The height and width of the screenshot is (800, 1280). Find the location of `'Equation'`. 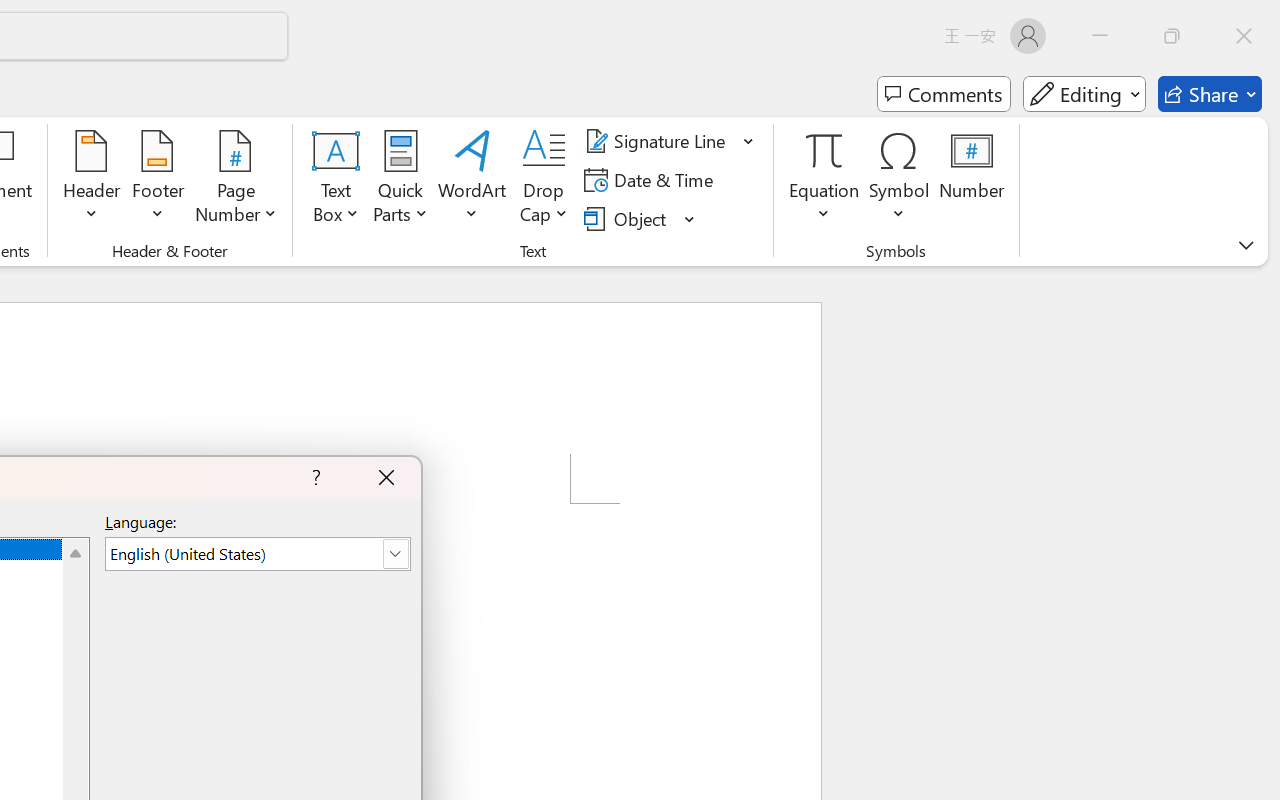

'Equation' is located at coordinates (824, 150).